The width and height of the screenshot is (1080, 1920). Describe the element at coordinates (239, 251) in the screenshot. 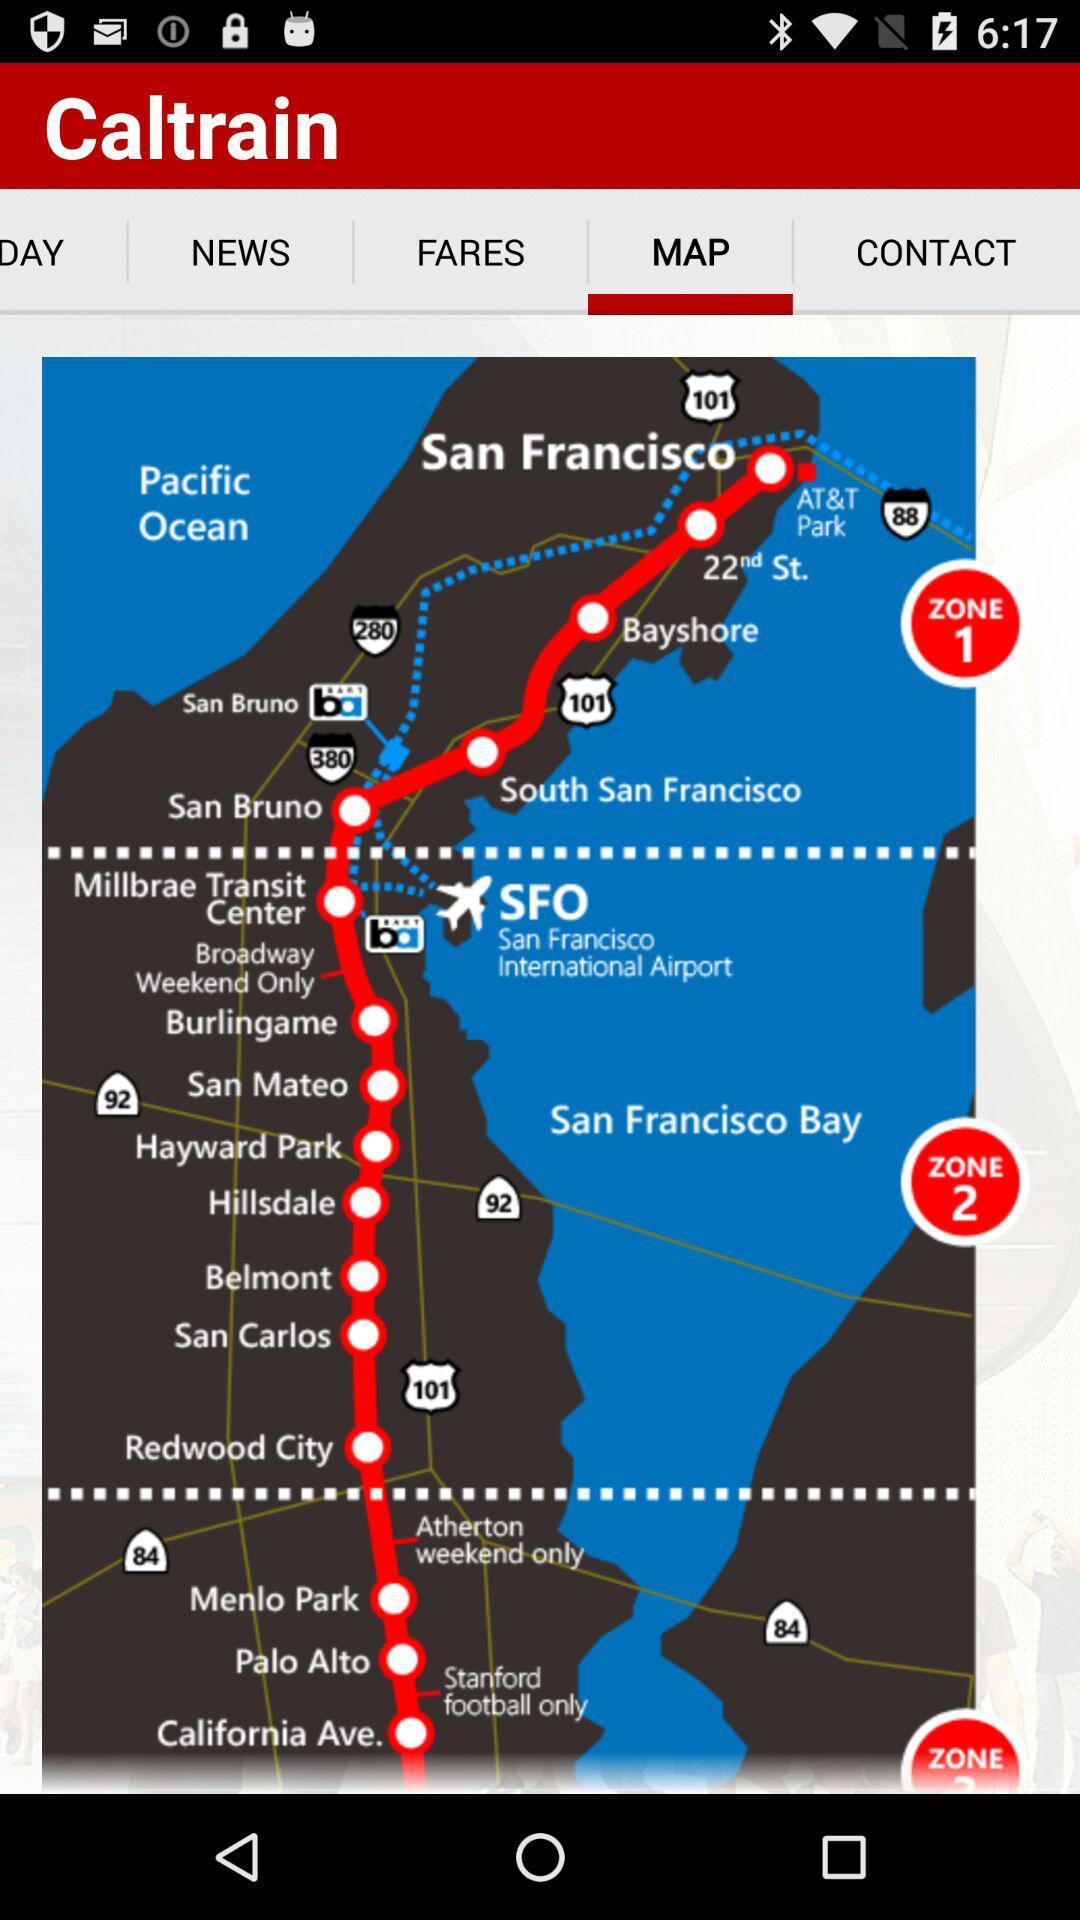

I see `the icon to the right of today` at that location.